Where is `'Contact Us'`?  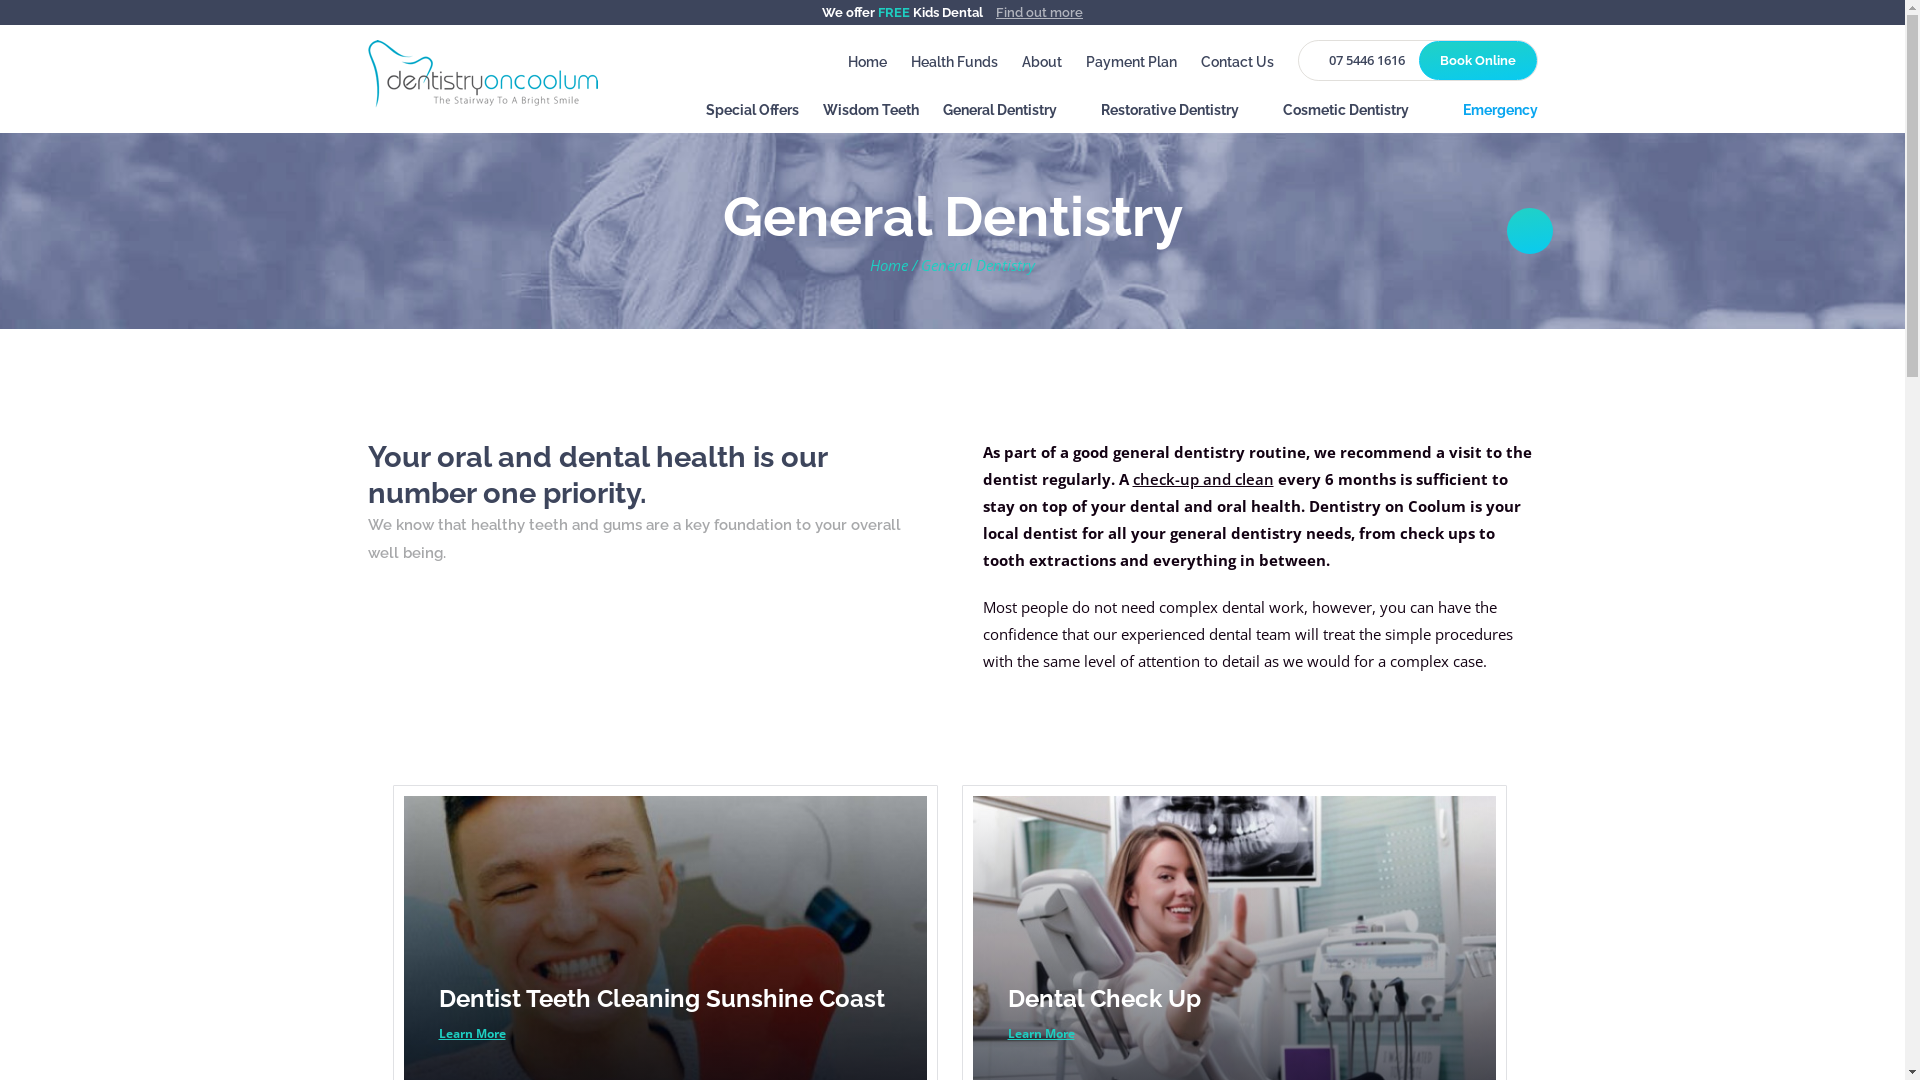 'Contact Us' is located at coordinates (1235, 61).